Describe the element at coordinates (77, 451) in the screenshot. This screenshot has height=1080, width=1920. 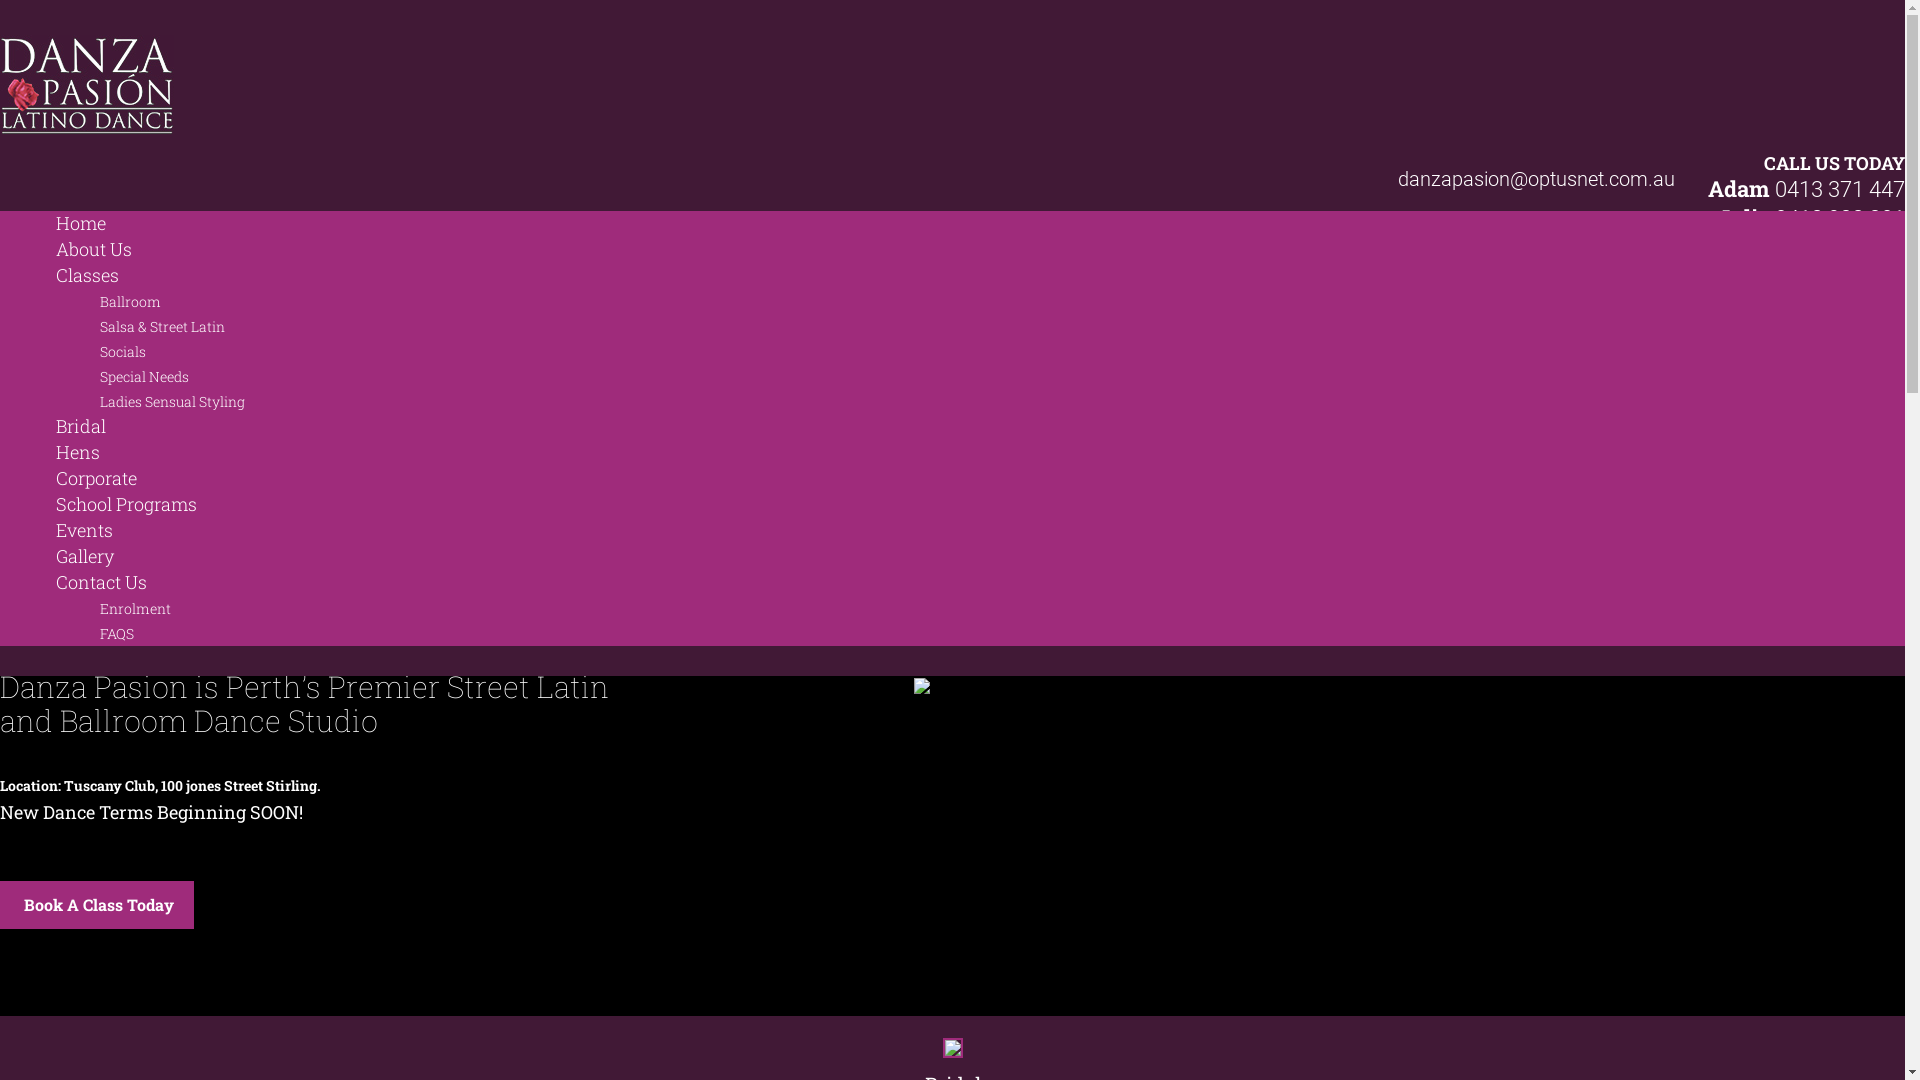
I see `'Hens'` at that location.